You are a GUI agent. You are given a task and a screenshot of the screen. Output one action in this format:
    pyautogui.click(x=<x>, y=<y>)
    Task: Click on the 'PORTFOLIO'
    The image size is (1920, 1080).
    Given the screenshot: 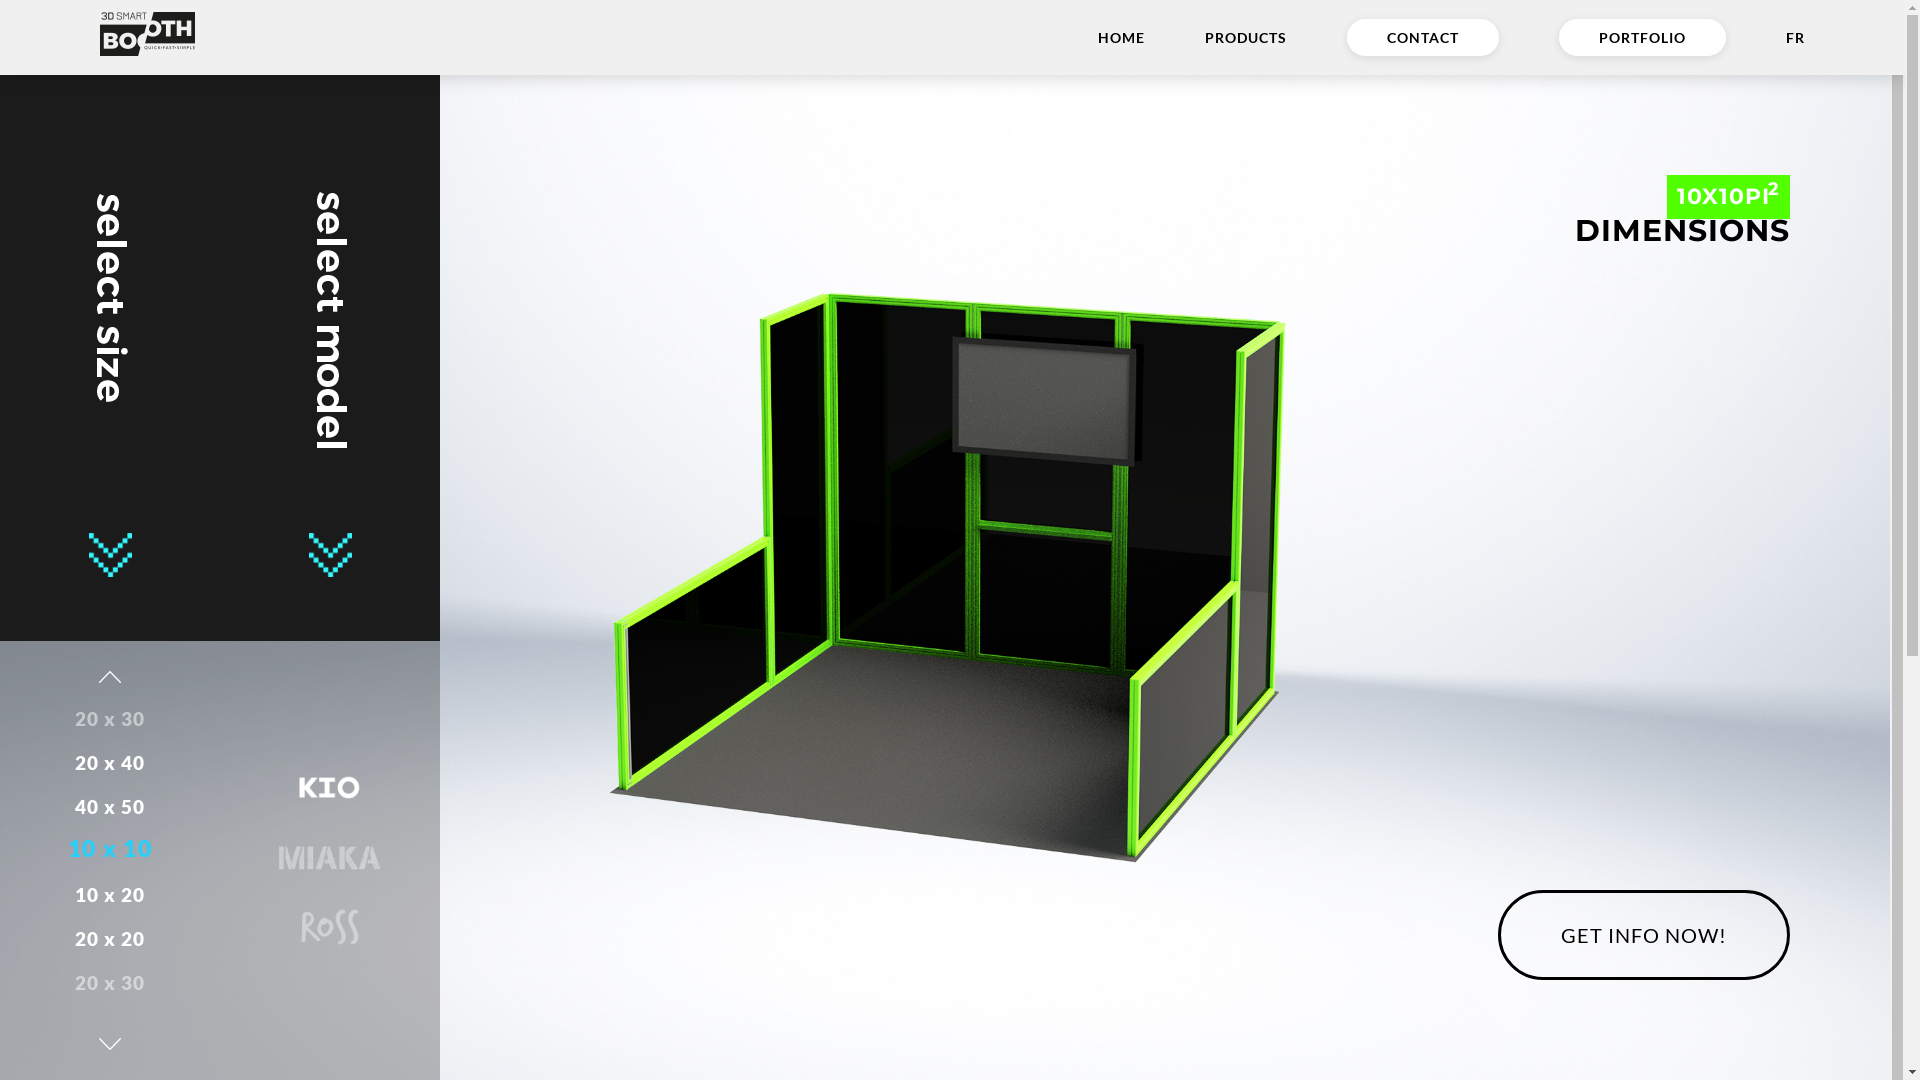 What is the action you would take?
    pyautogui.click(x=1642, y=37)
    